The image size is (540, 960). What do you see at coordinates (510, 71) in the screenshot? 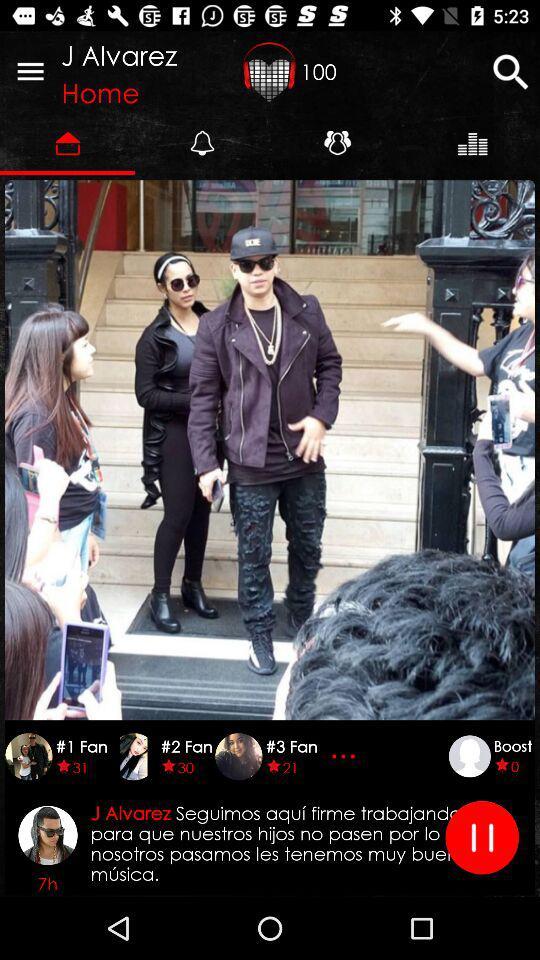
I see `search button` at bounding box center [510, 71].